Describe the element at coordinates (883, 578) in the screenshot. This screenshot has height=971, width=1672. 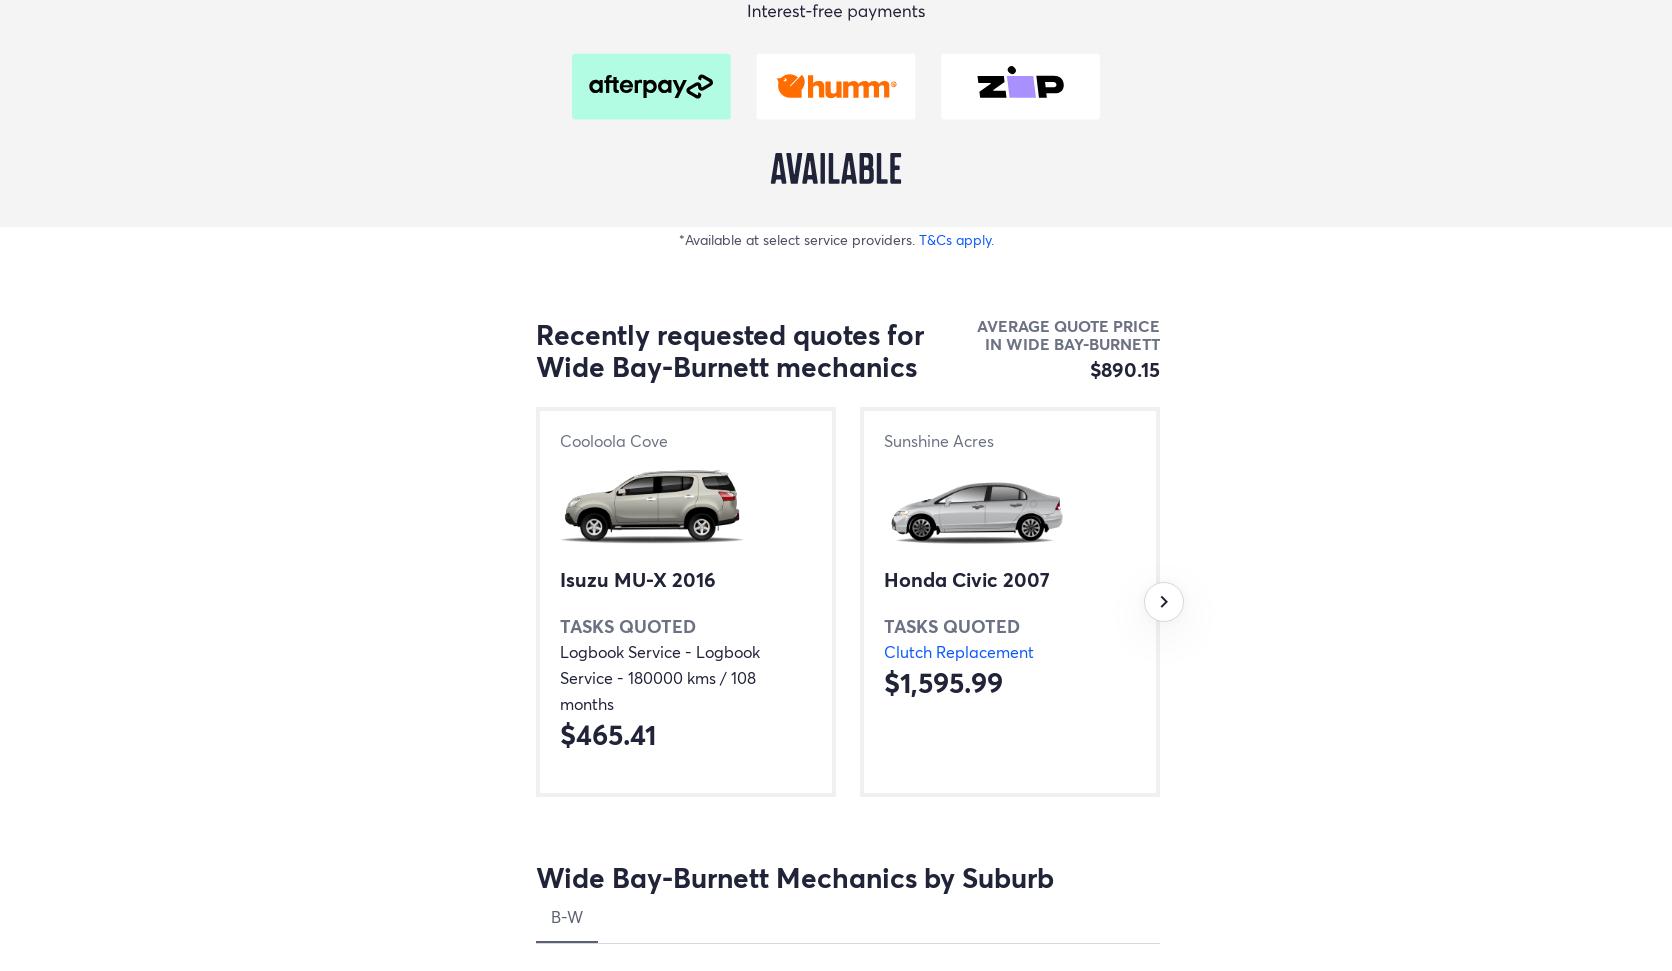
I see `'Honda Civic 2007'` at that location.